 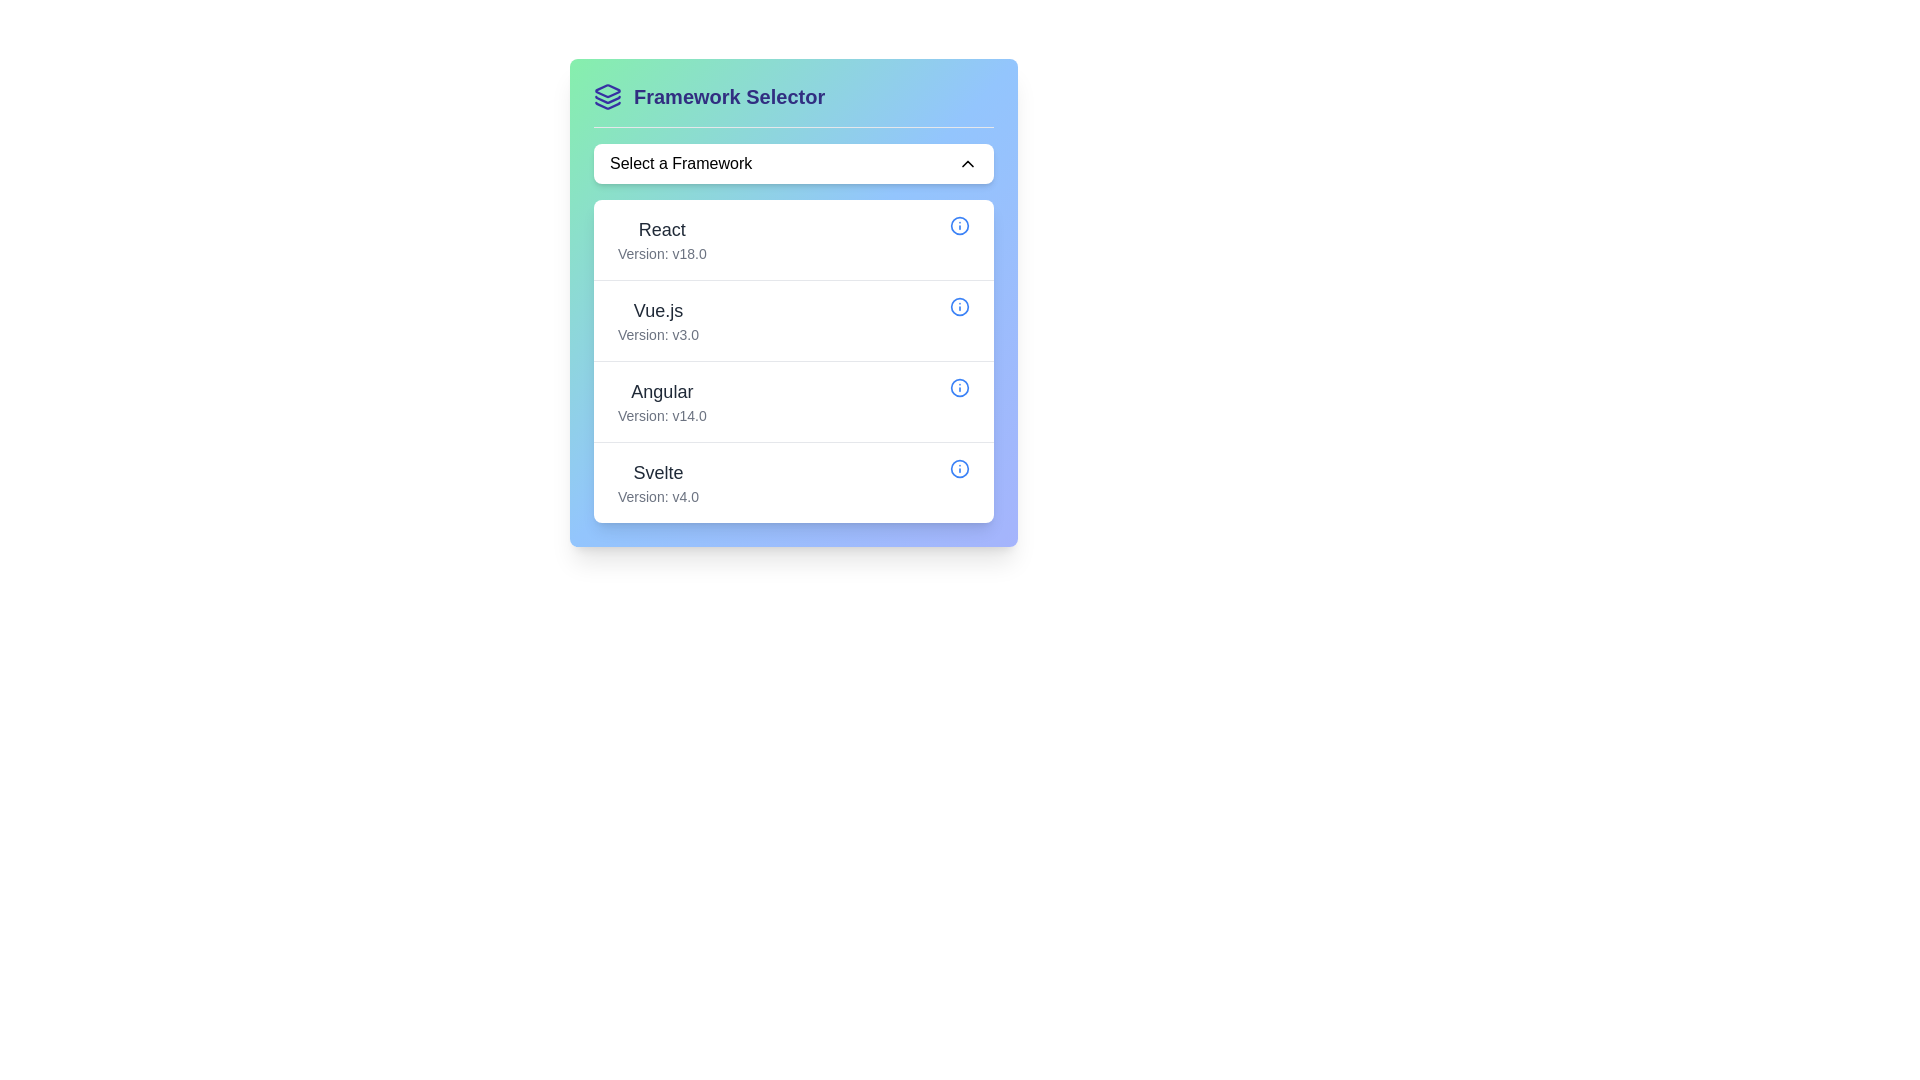 What do you see at coordinates (792, 303) in the screenshot?
I see `the second list item that represents a framework option, which has a gradient background transitioning from green to purple` at bounding box center [792, 303].